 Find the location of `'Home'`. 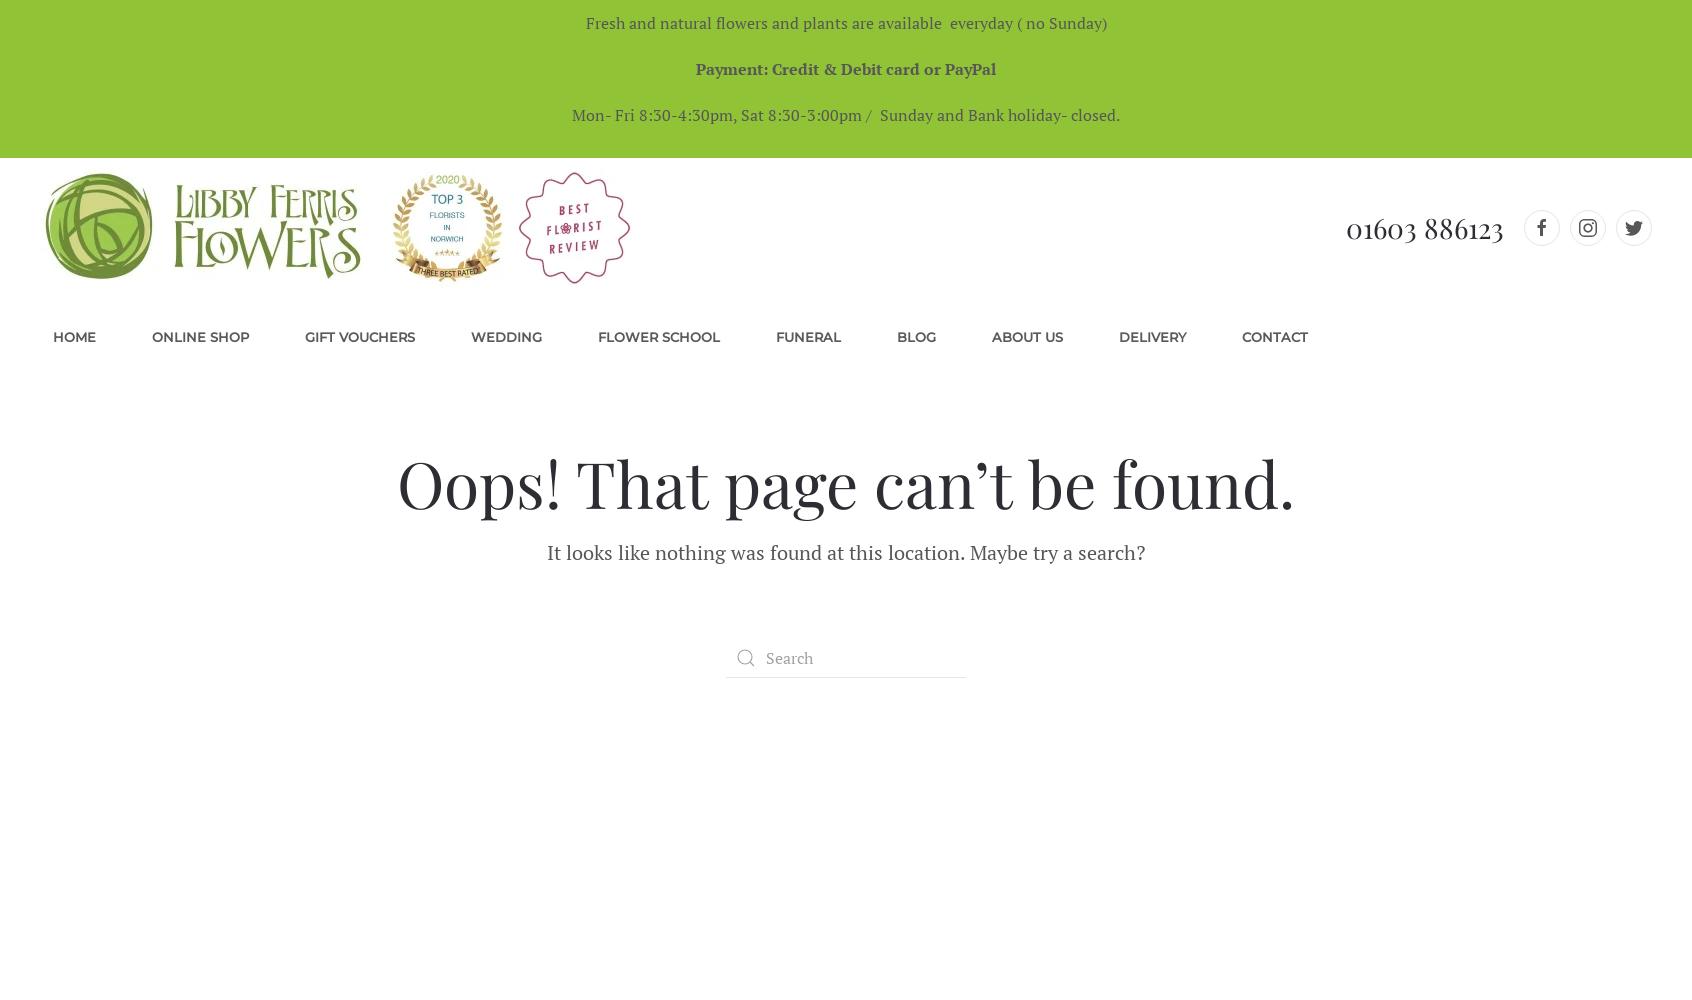

'Home' is located at coordinates (74, 336).